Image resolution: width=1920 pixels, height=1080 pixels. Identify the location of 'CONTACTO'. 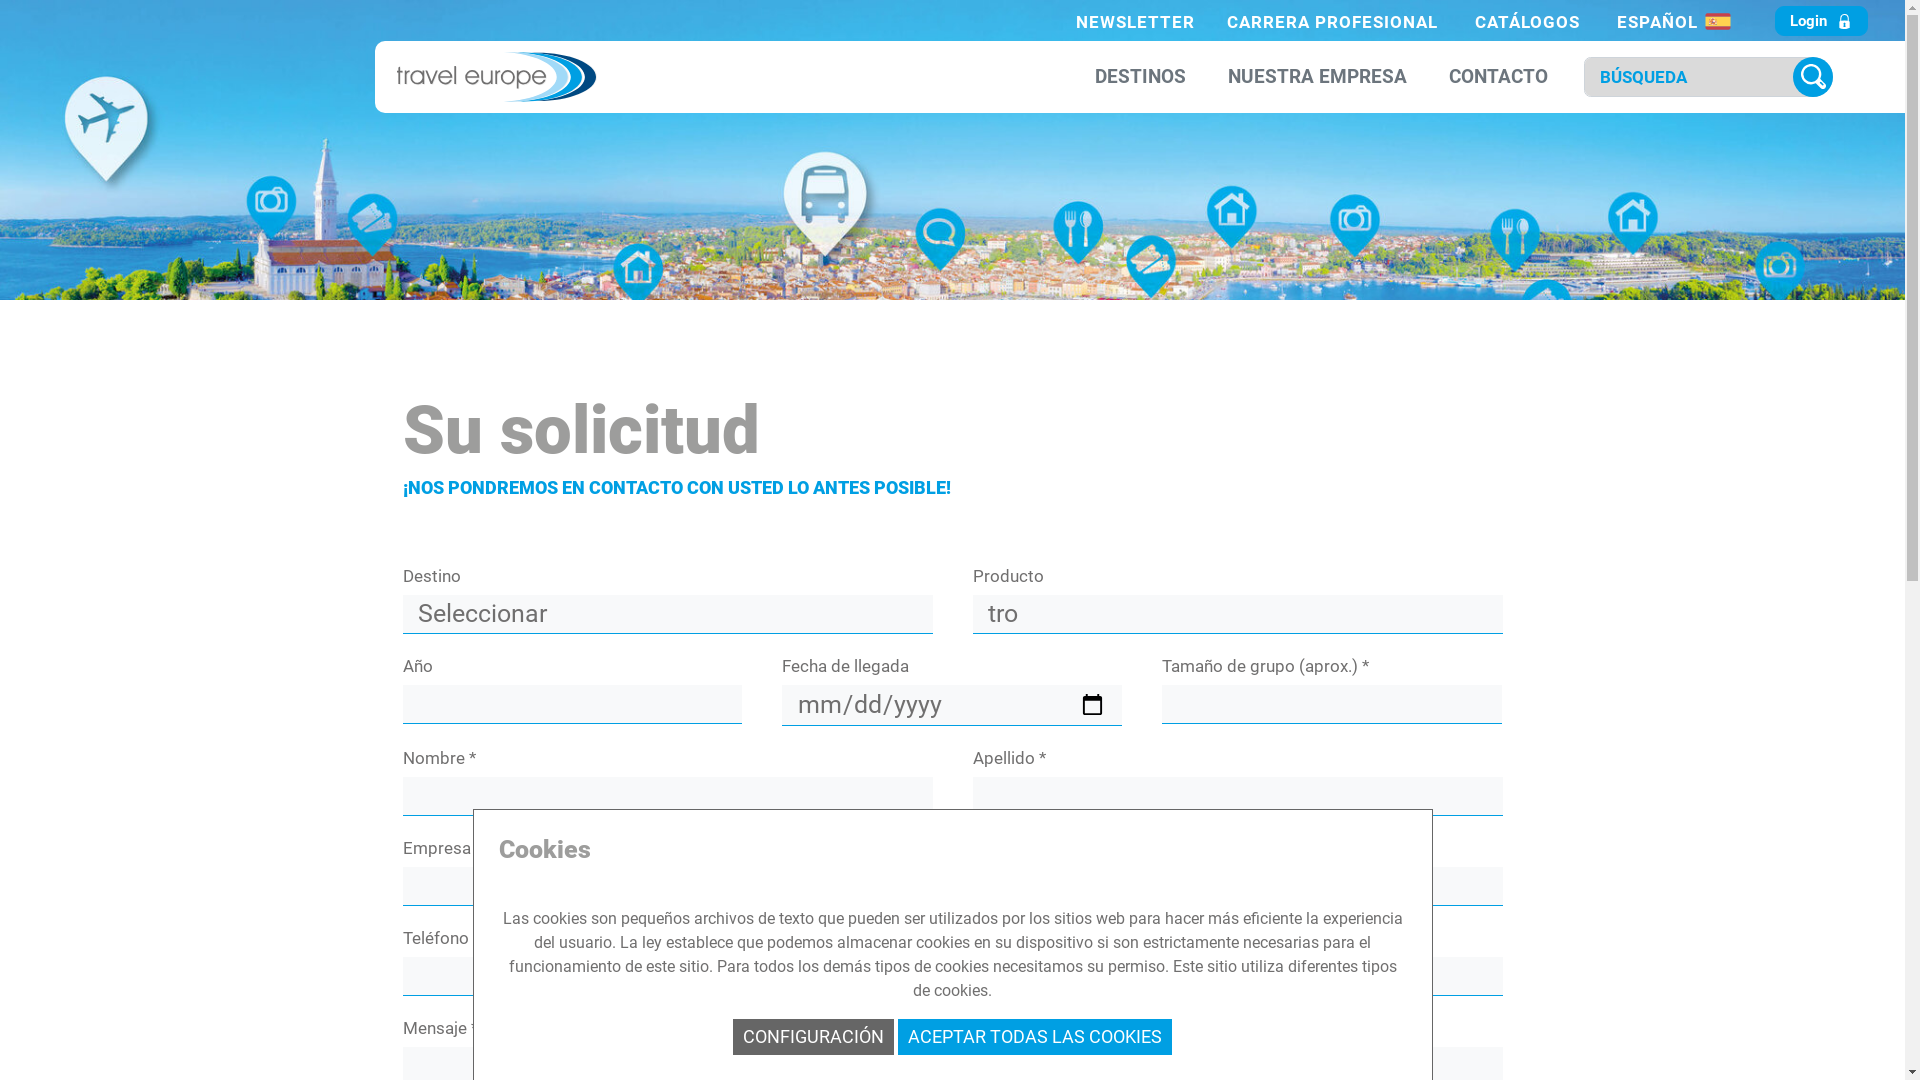
(1498, 76).